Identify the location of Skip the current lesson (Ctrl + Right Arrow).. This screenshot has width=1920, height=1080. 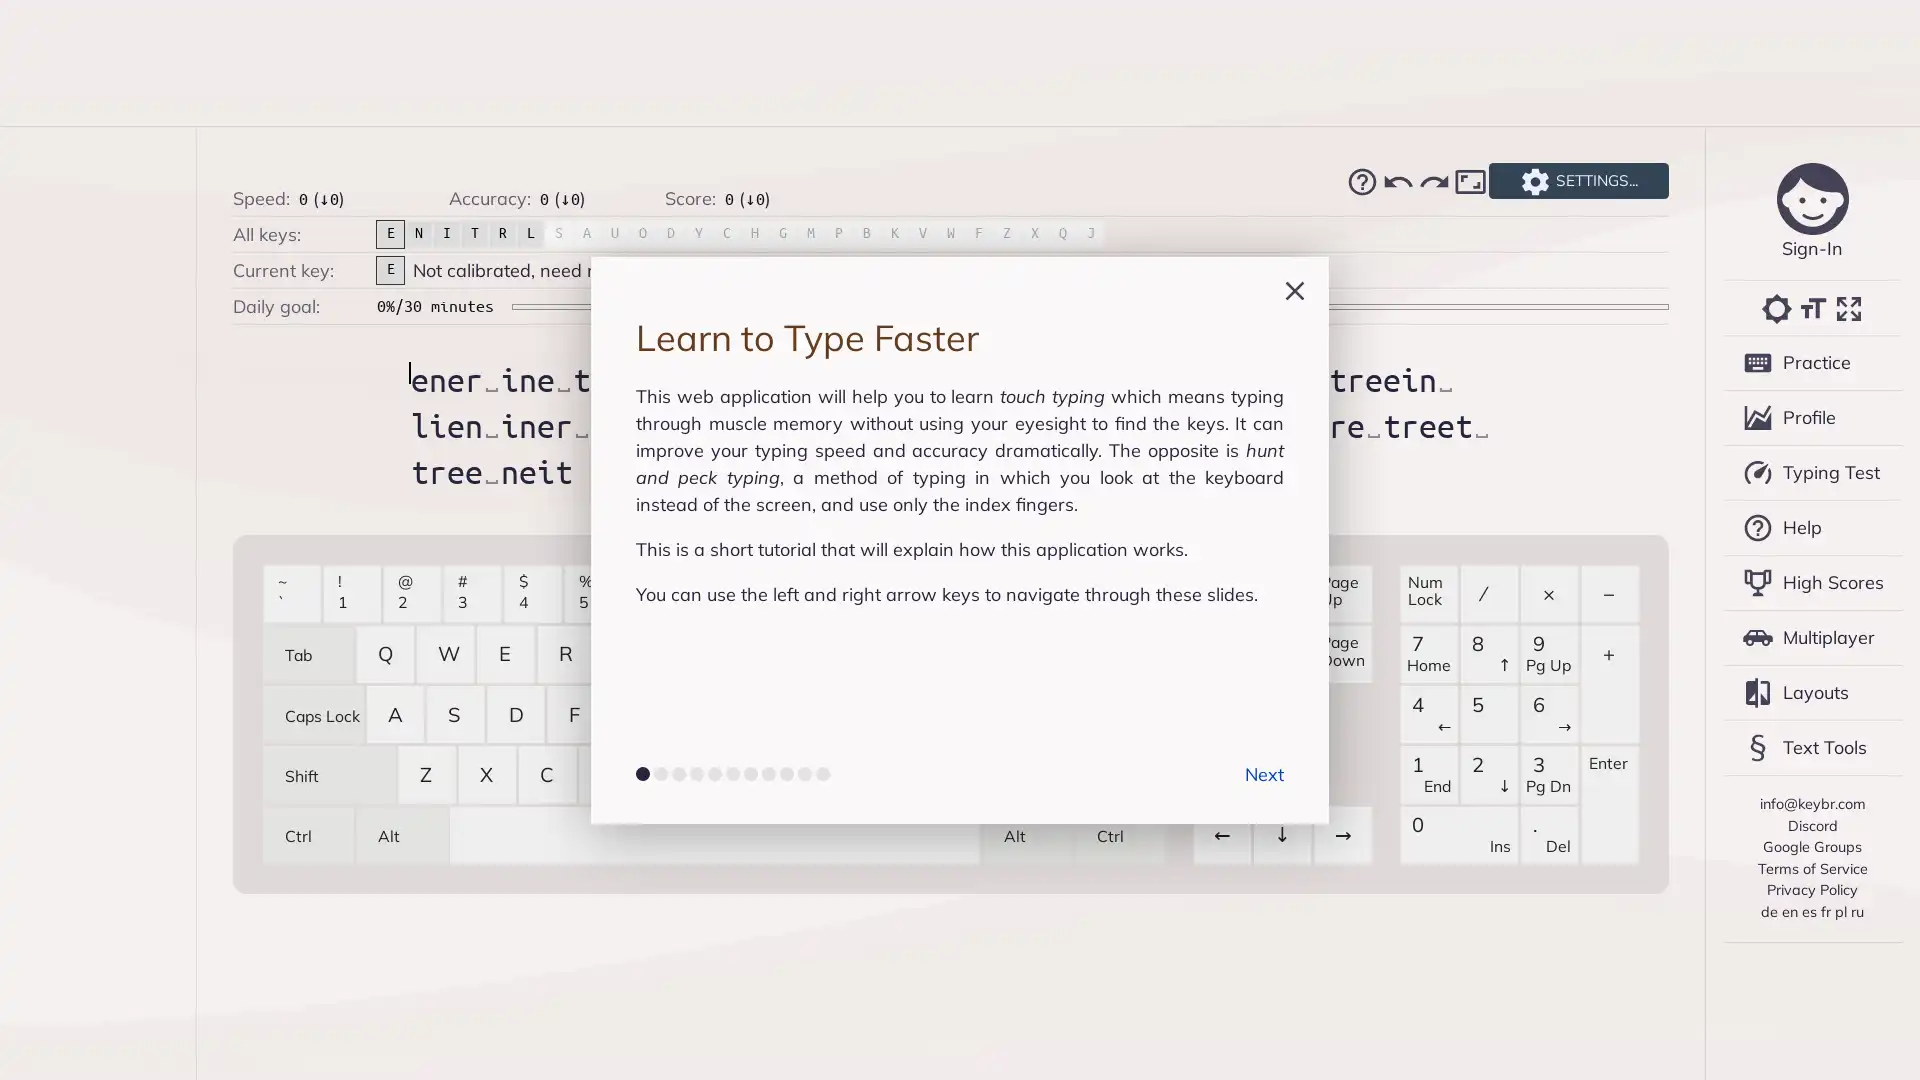
(1433, 181).